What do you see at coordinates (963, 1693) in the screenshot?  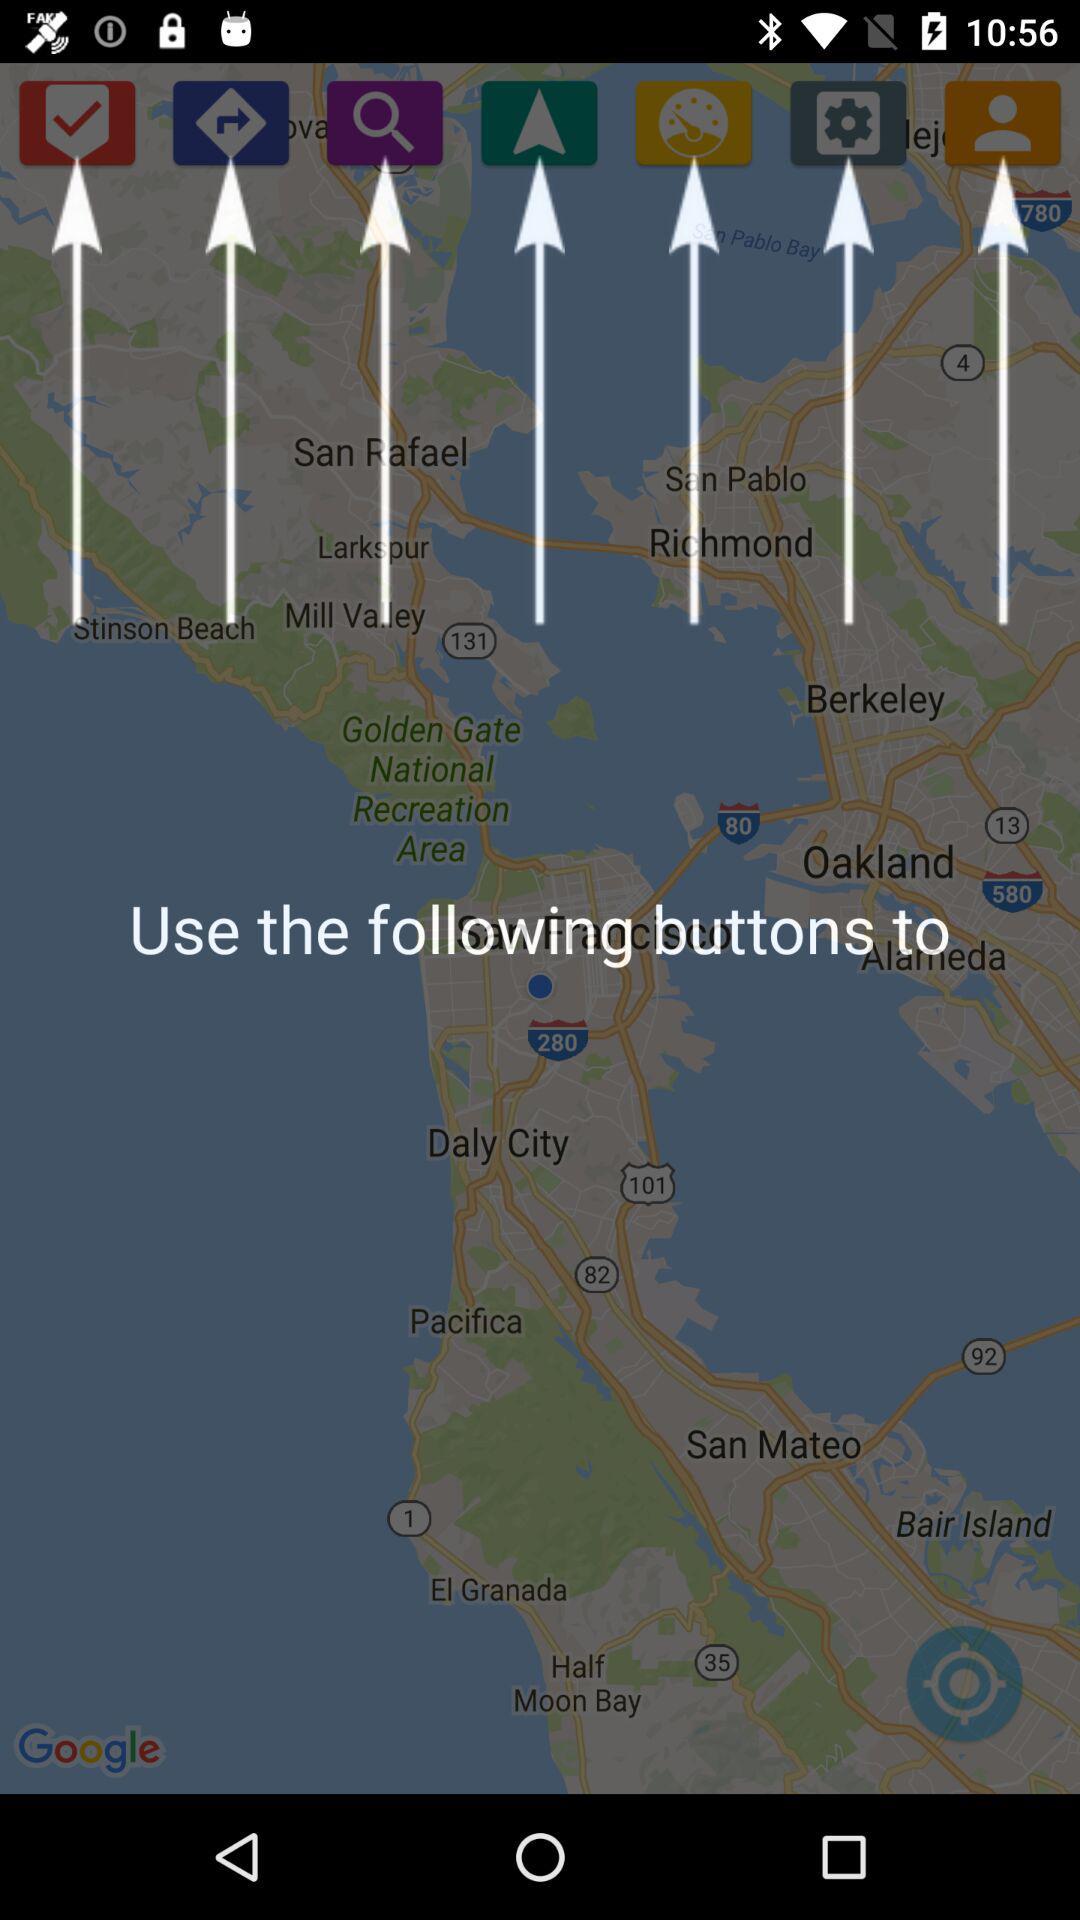 I see `my current location` at bounding box center [963, 1693].